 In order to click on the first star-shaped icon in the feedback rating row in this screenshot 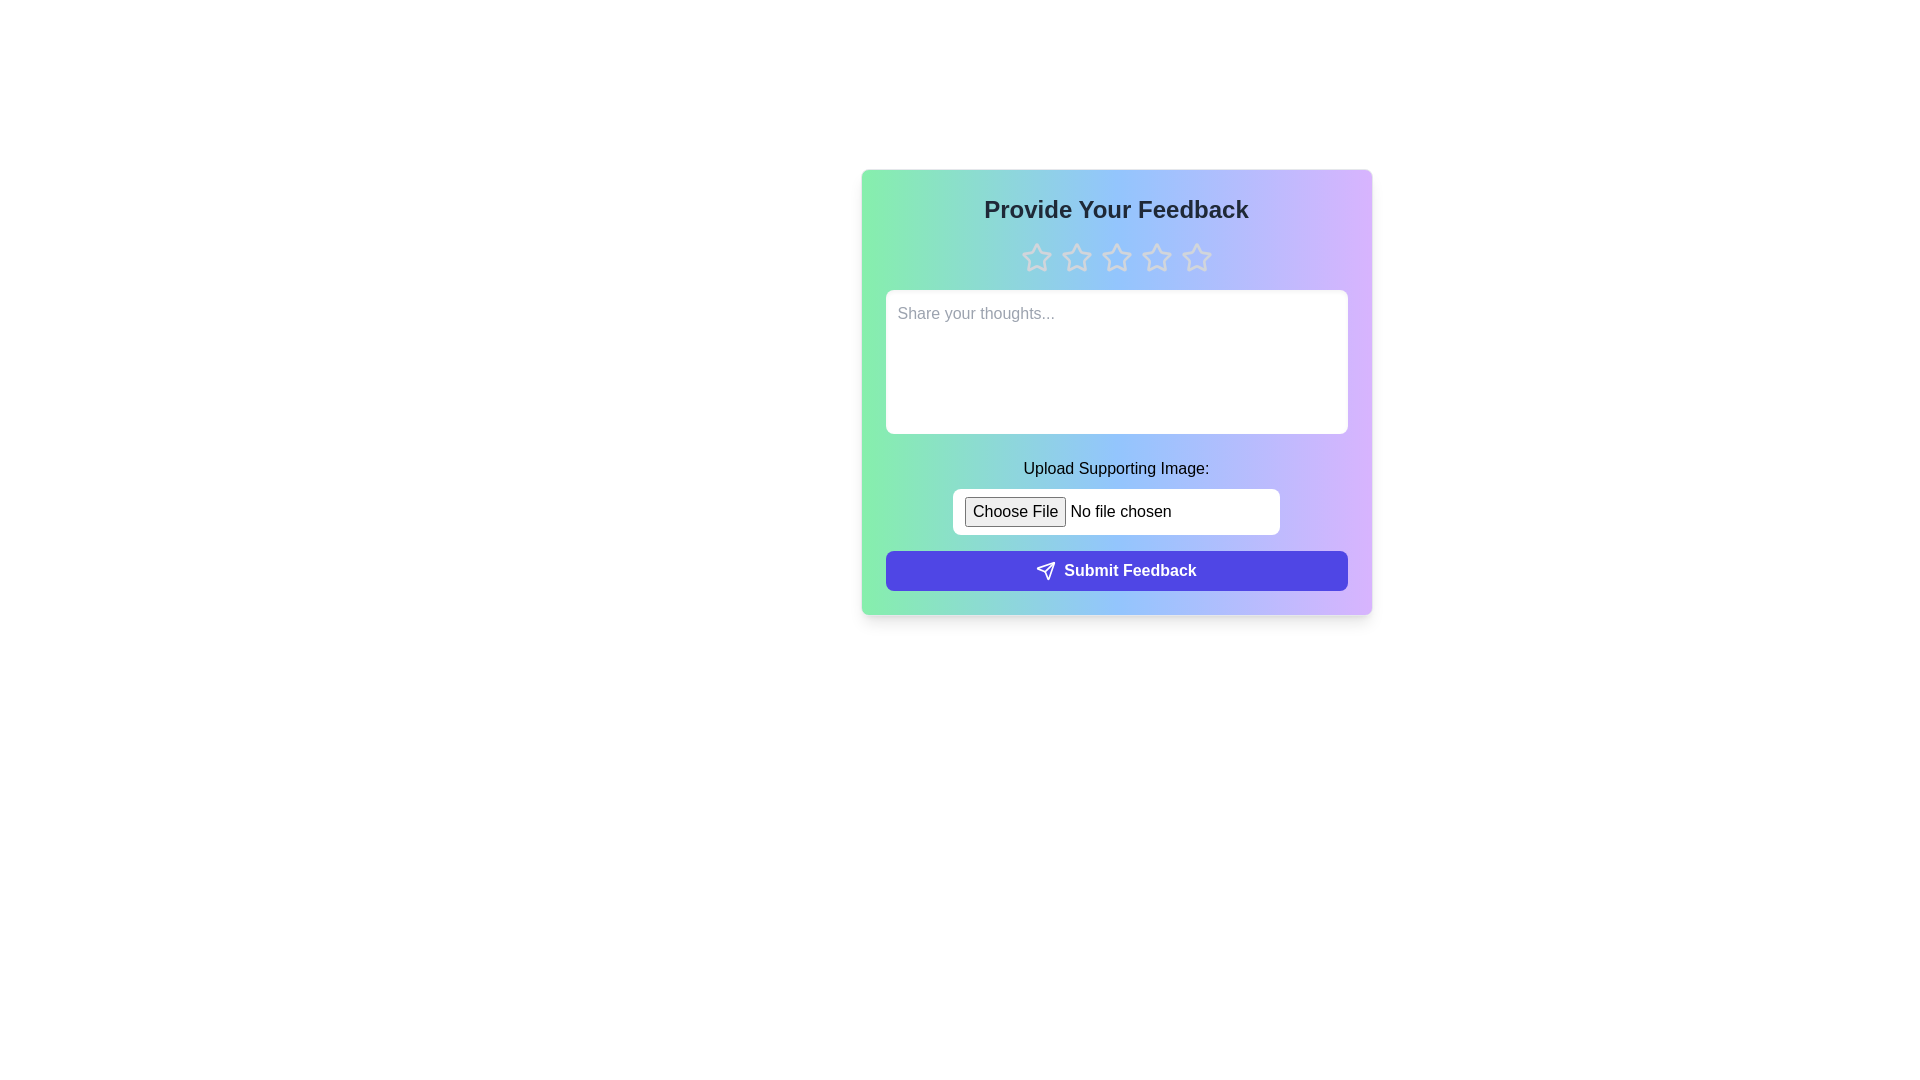, I will do `click(1036, 256)`.